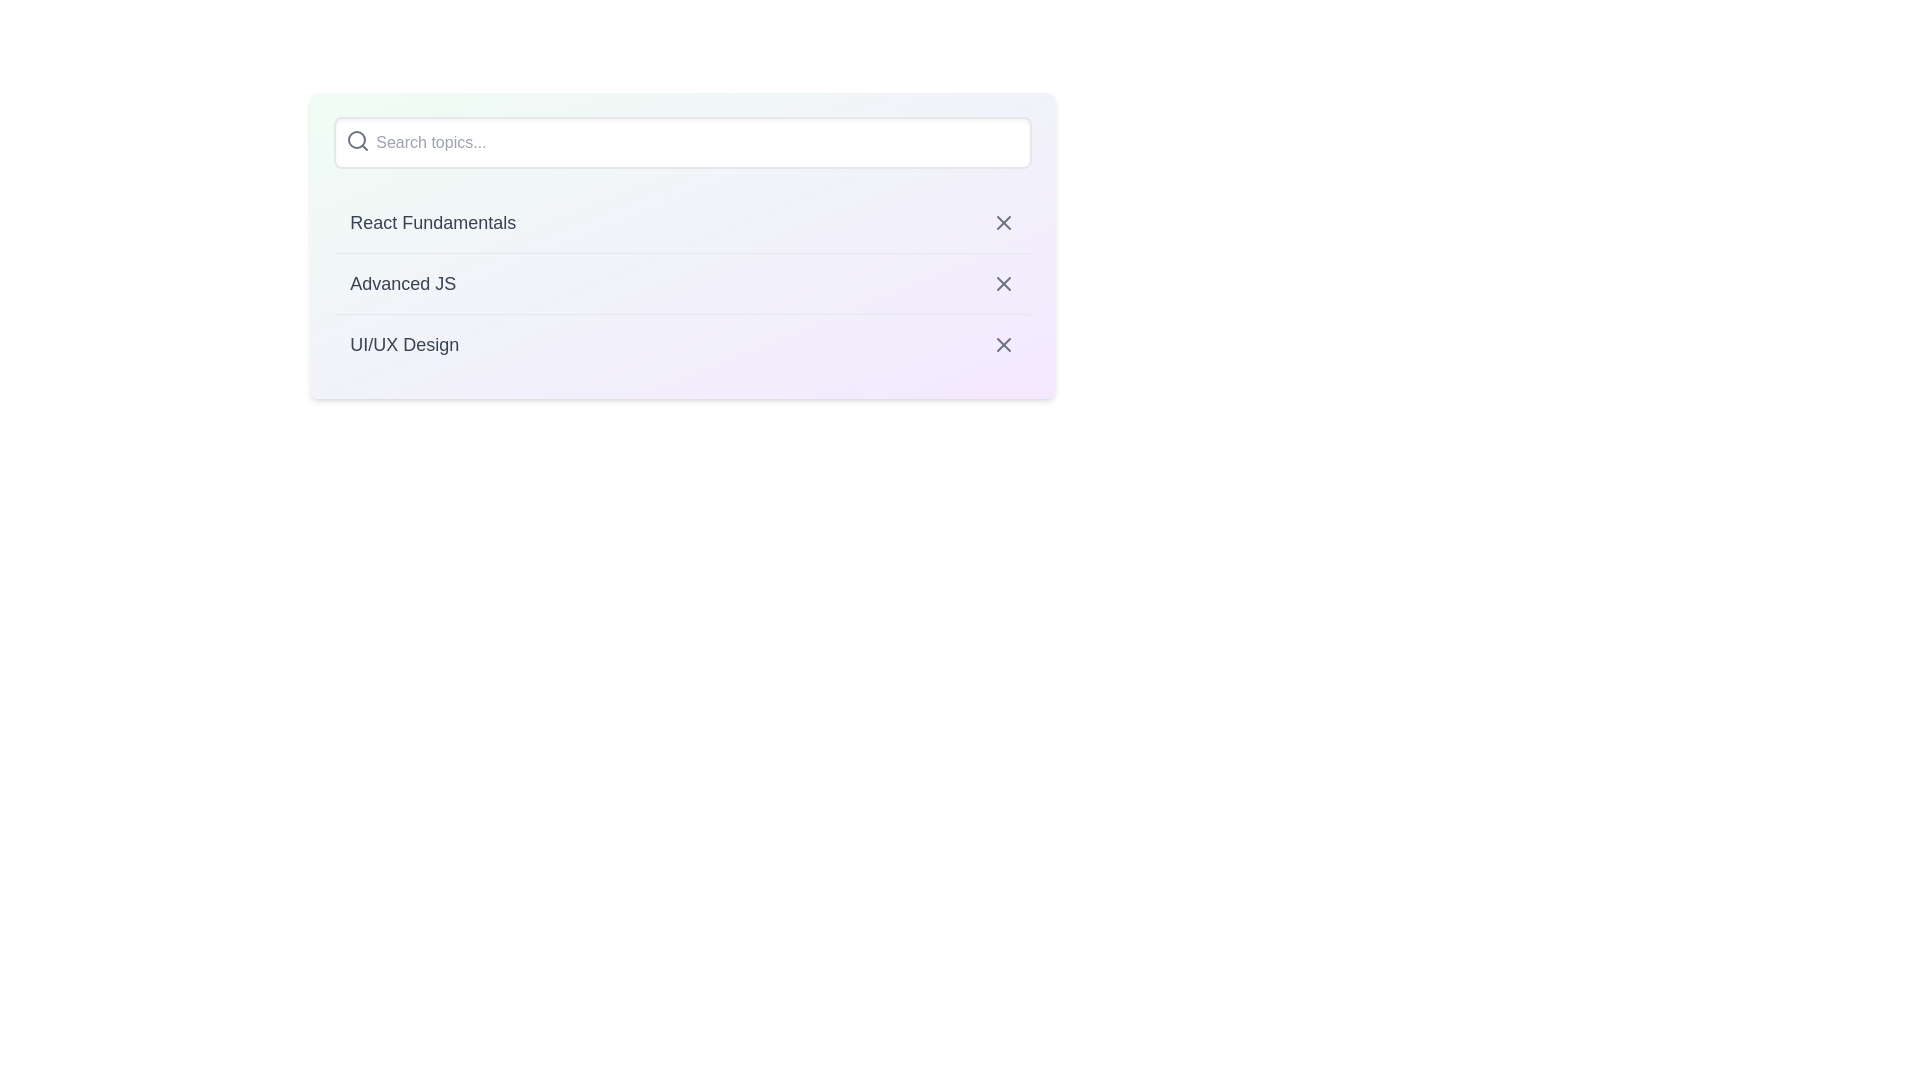  I want to click on the search icon to focus the input field, so click(358, 140).